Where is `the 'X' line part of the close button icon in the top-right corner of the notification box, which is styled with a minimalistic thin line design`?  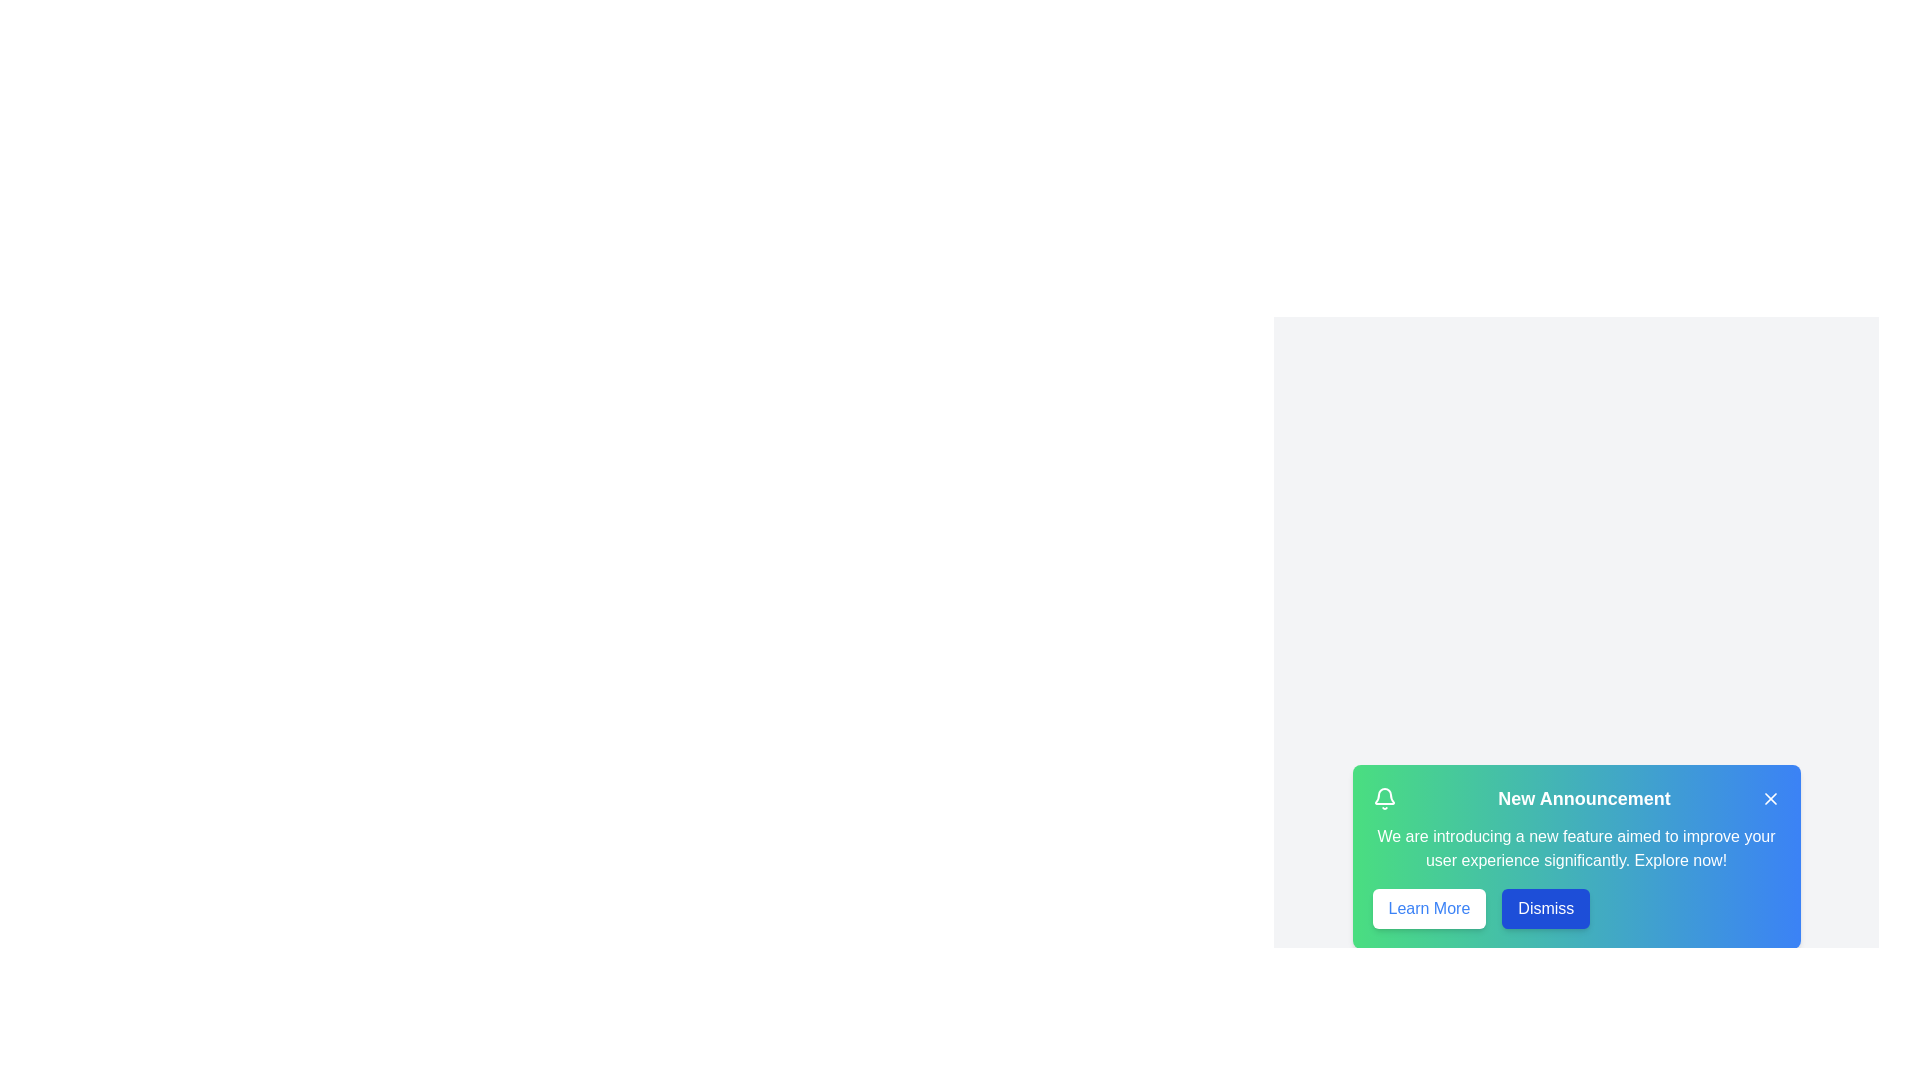 the 'X' line part of the close button icon in the top-right corner of the notification box, which is styled with a minimalistic thin line design is located at coordinates (1770, 797).